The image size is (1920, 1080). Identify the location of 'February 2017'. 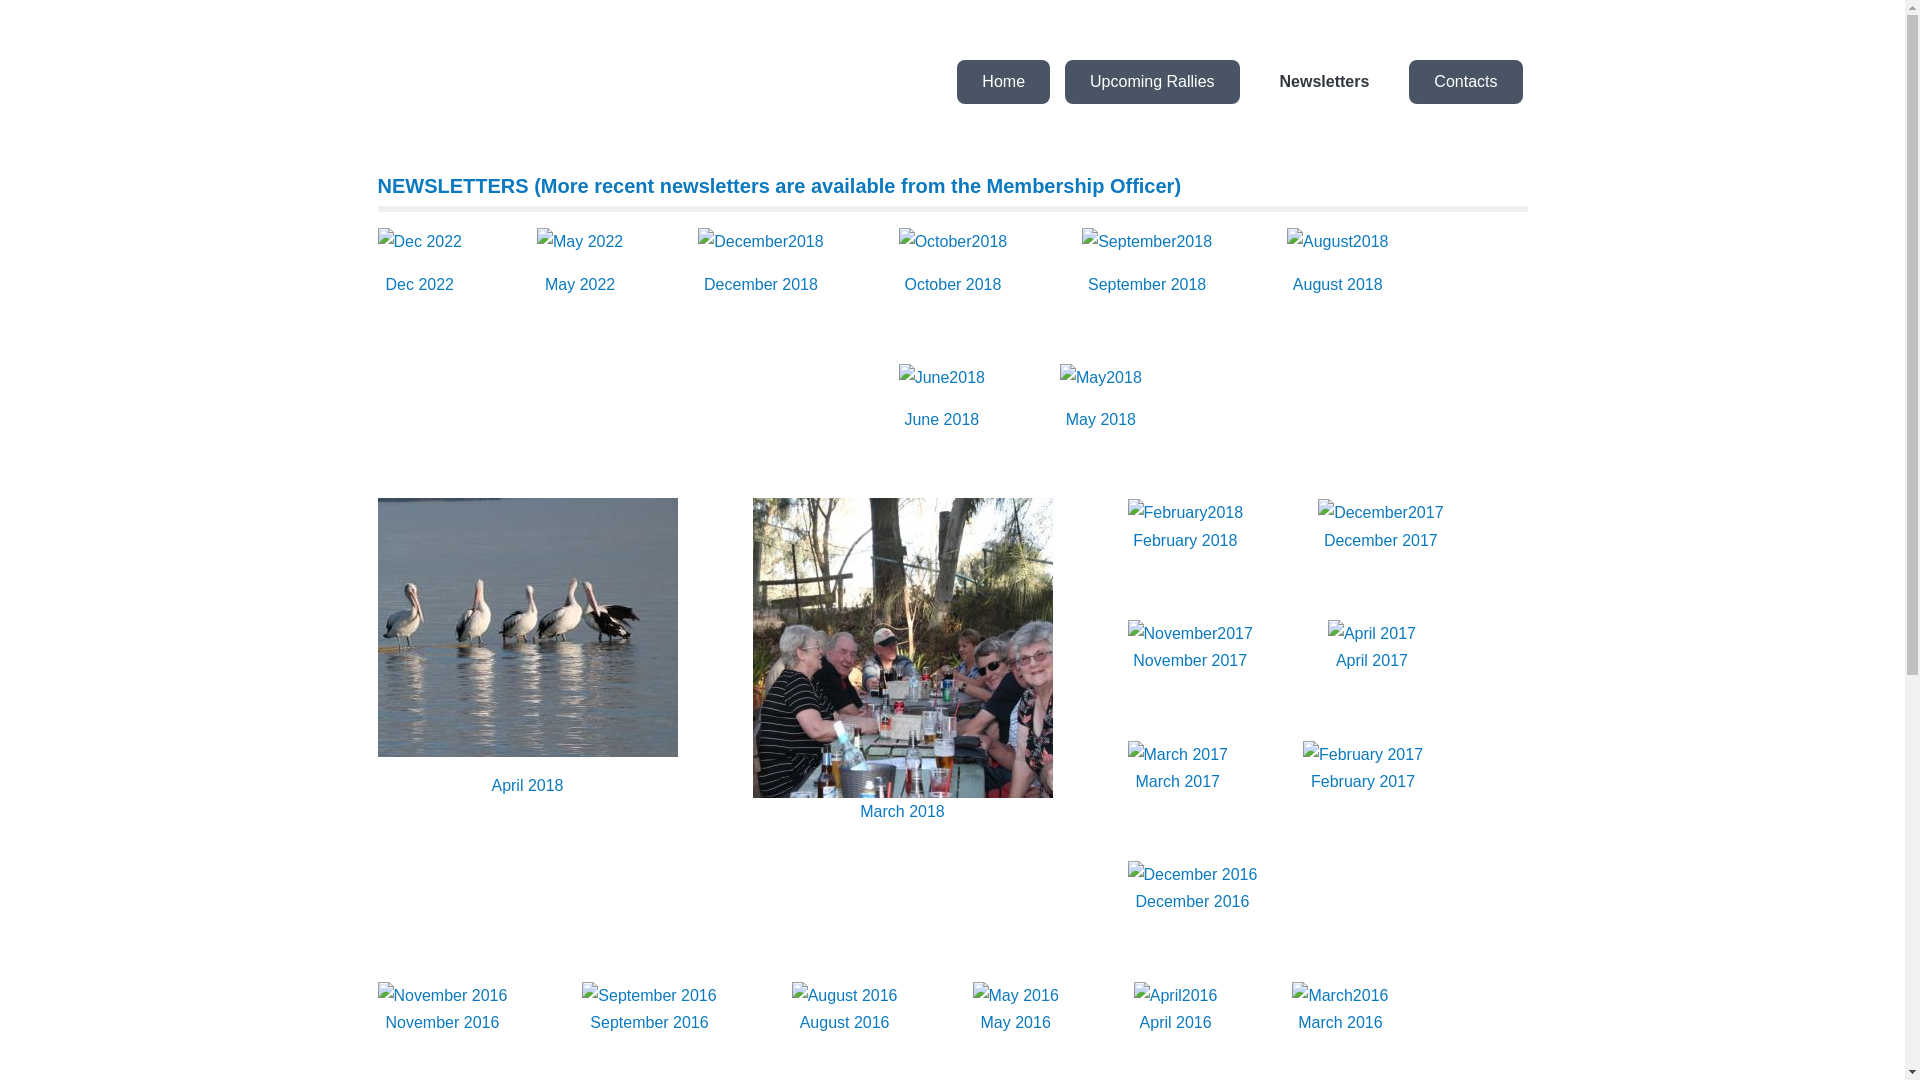
(1362, 780).